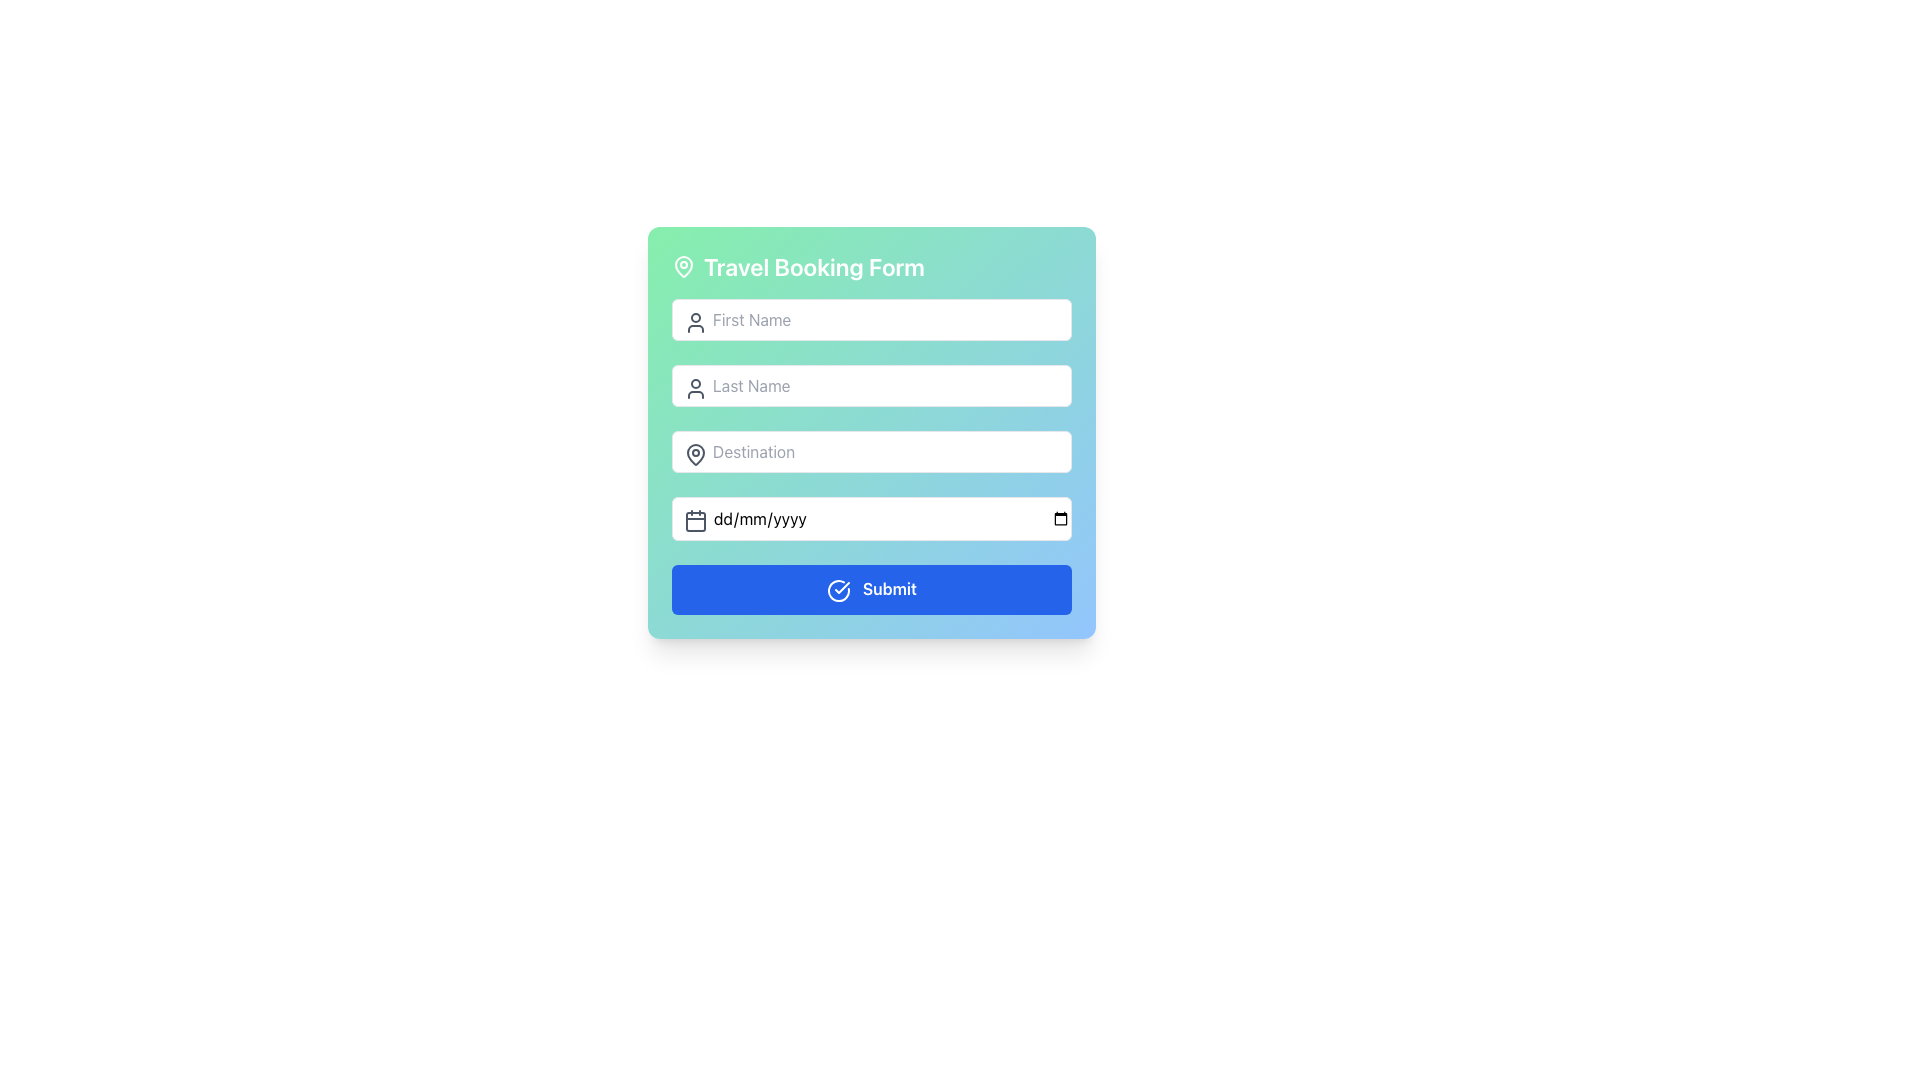 This screenshot has height=1080, width=1920. I want to click on the checkmark icon inside a circular outline, located to the left of the 'Submit' text in the button element at the bottom of the form interface, so click(839, 589).